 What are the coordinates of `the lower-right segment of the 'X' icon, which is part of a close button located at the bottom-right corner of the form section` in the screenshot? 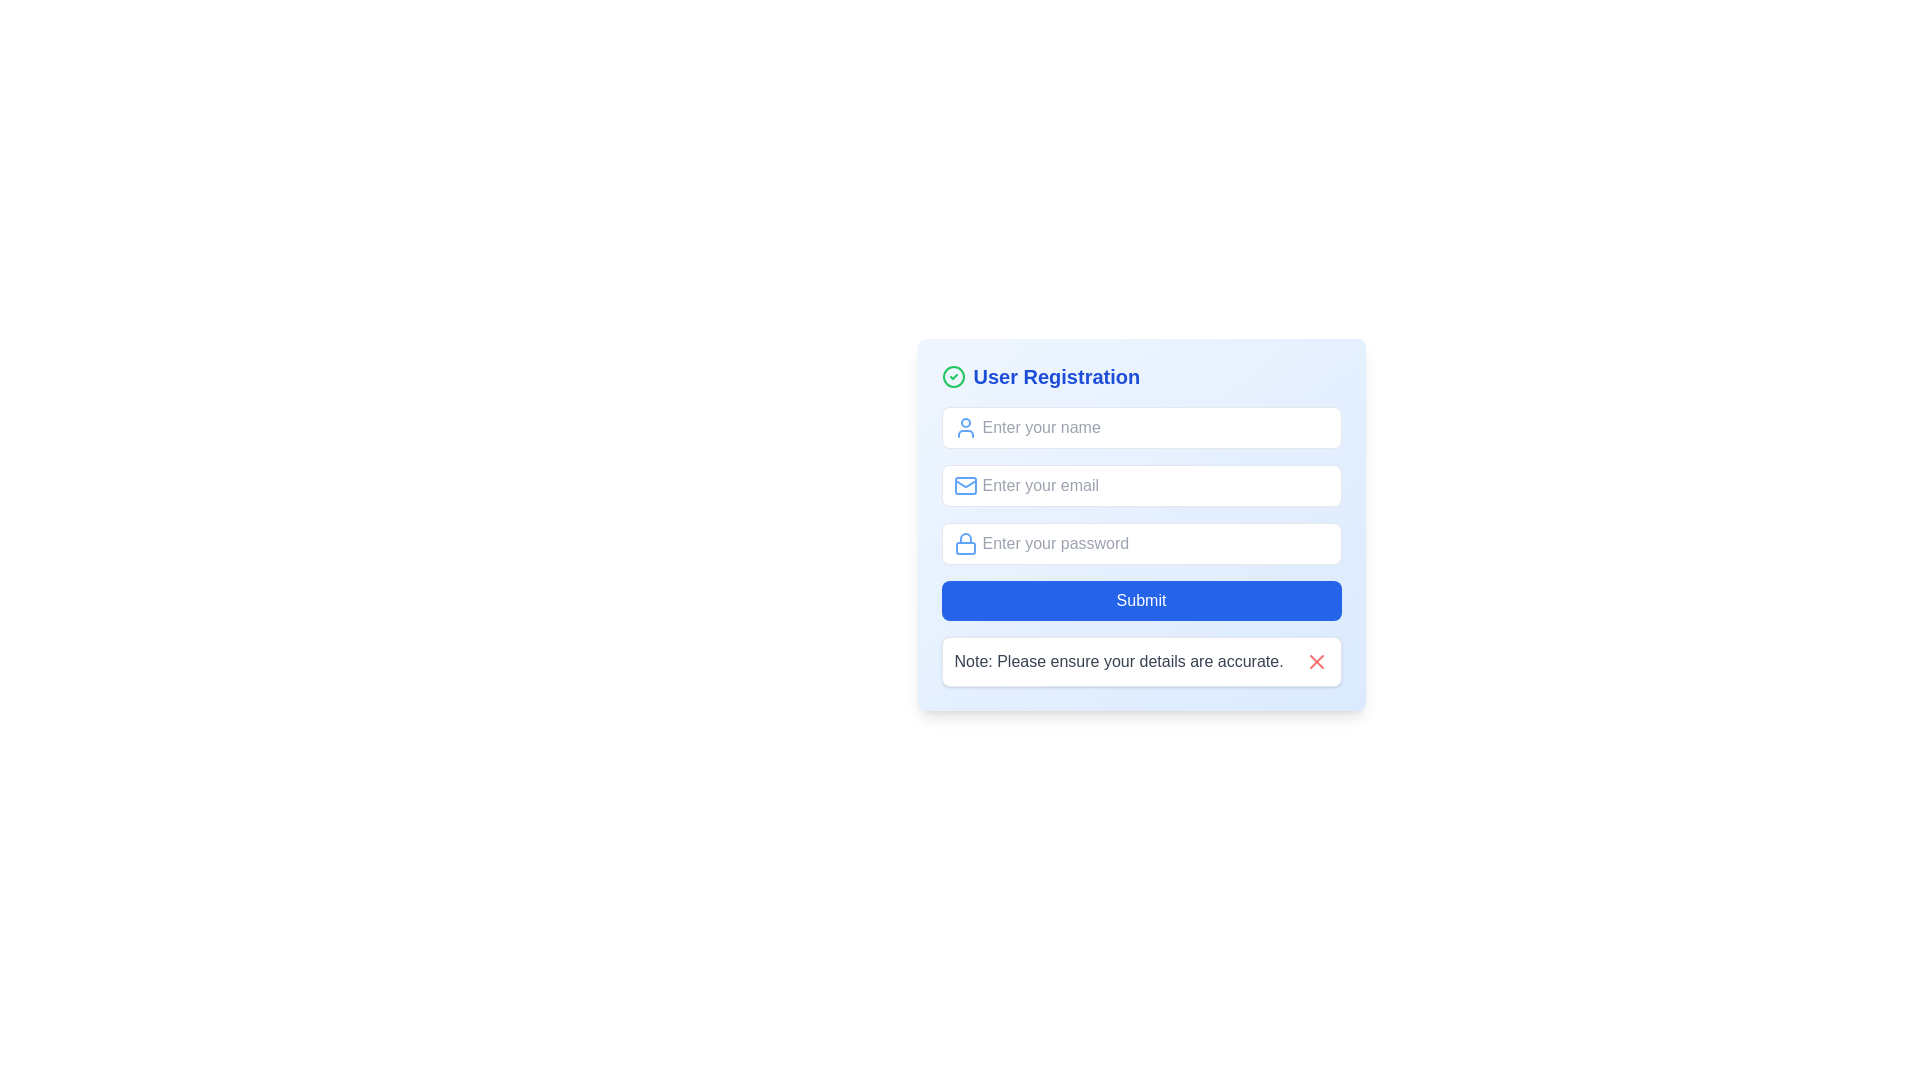 It's located at (1316, 662).